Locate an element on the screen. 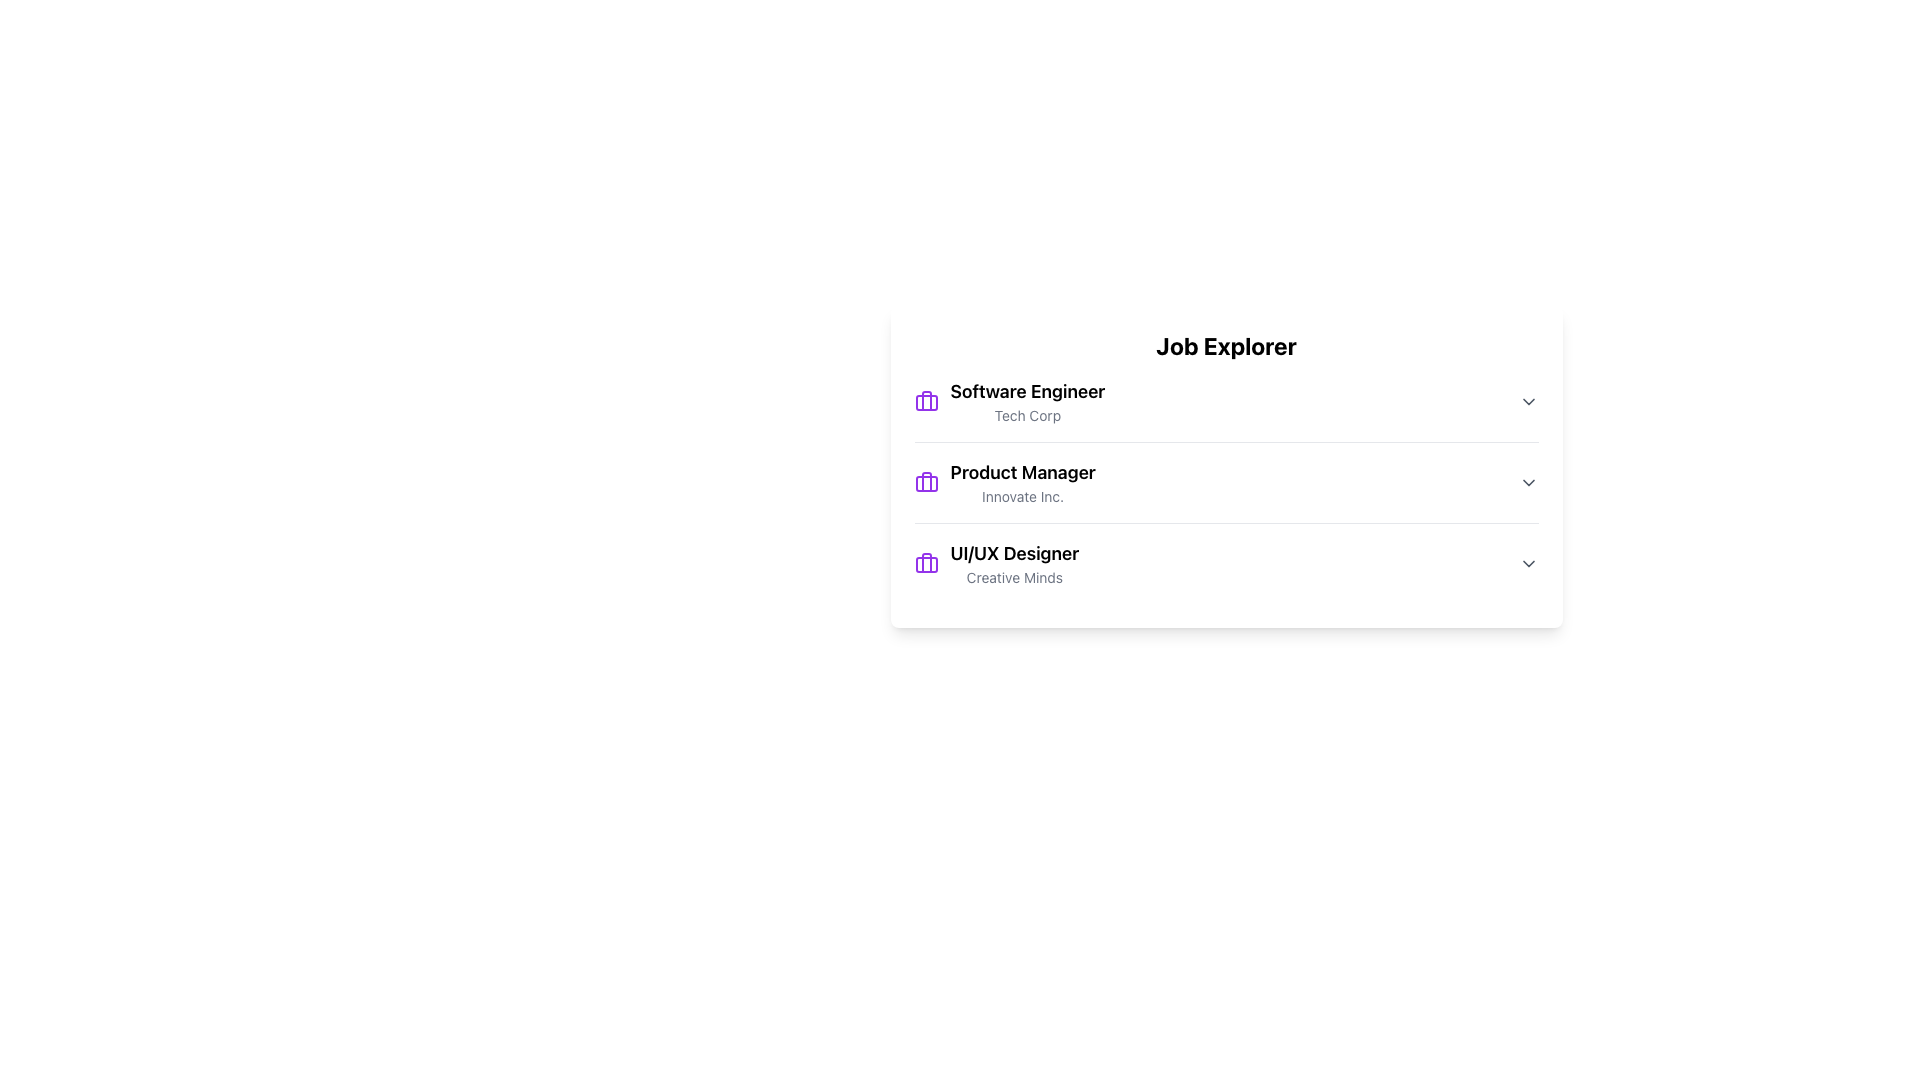 Image resolution: width=1920 pixels, height=1080 pixels. the small, purple-colored briefcase icon located to the left of the text 'Product Manager Innovate Inc.' in the middle segment of a vertical list of job roles is located at coordinates (925, 482).